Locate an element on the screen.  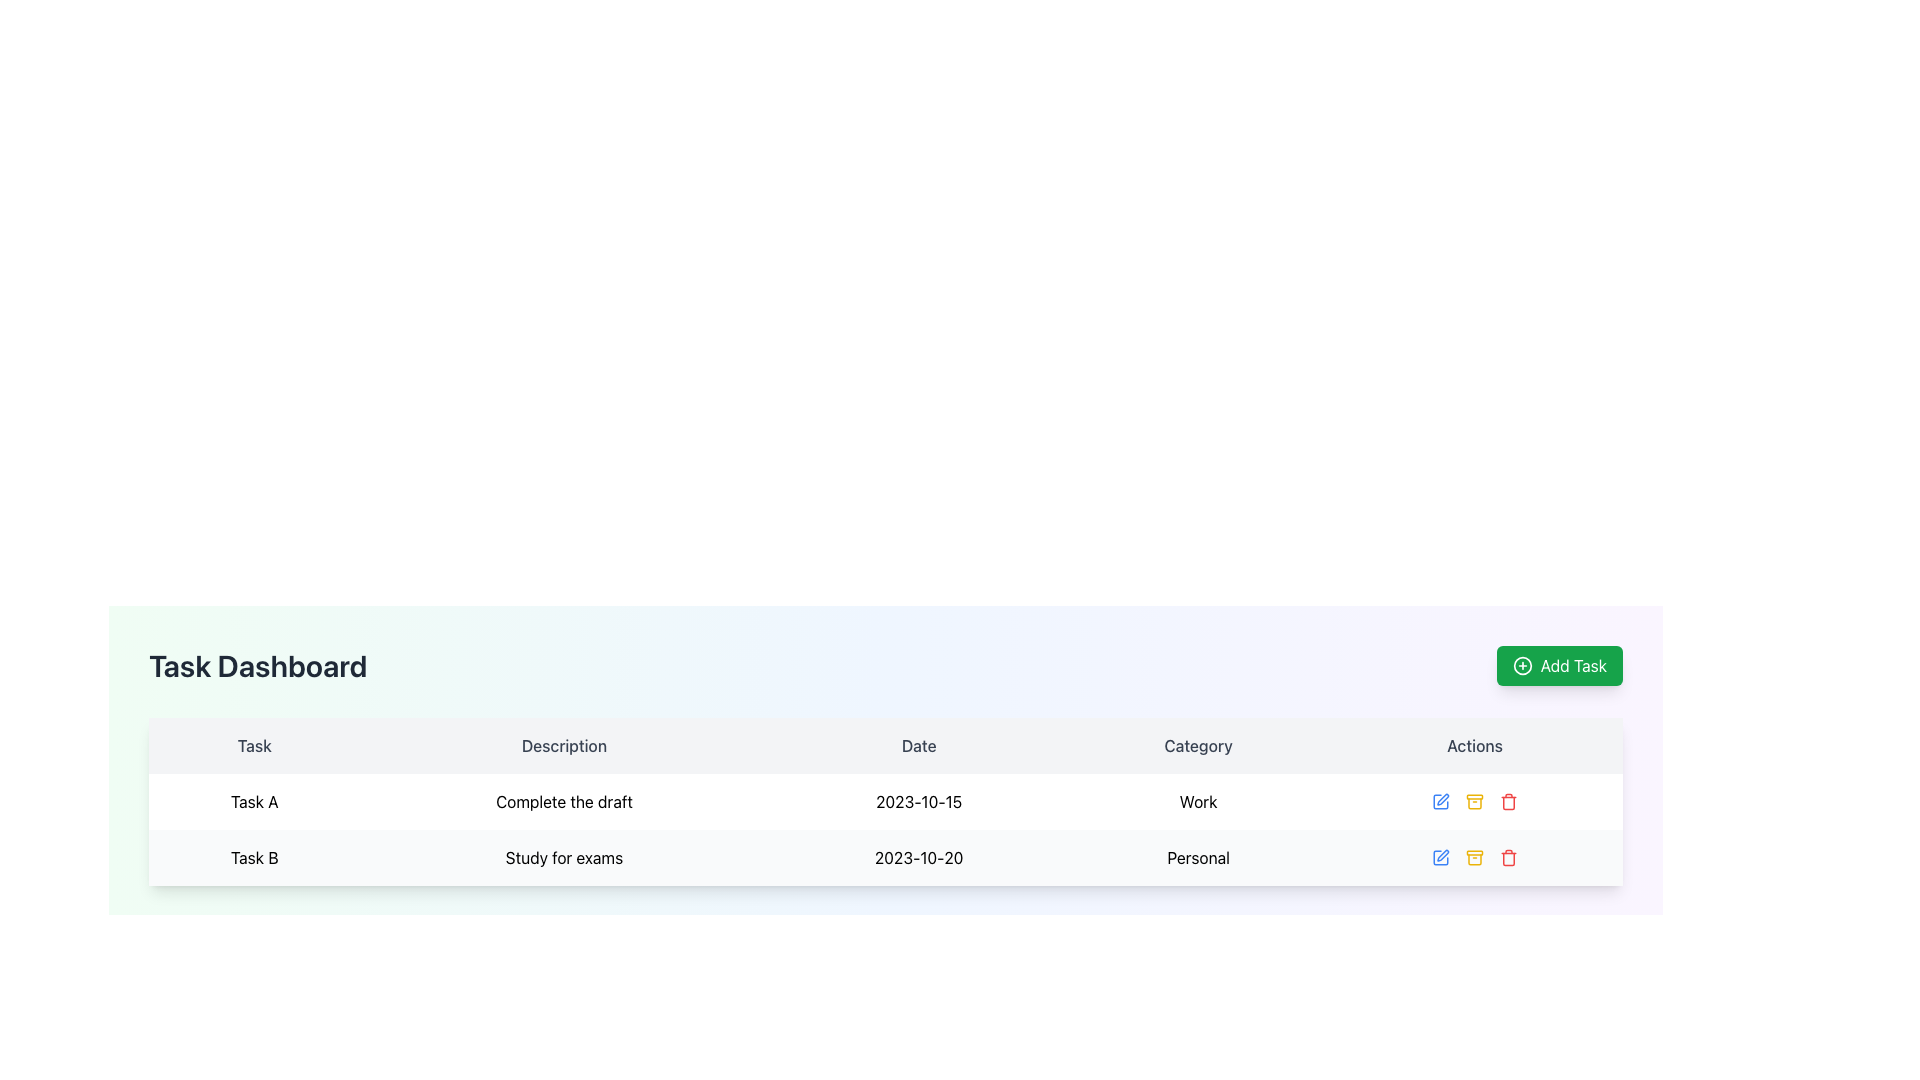
the text label displaying the word 'Task' in a gray font, which is located in the top-left corner of the table layout, above the 'Task A' row is located at coordinates (253, 745).